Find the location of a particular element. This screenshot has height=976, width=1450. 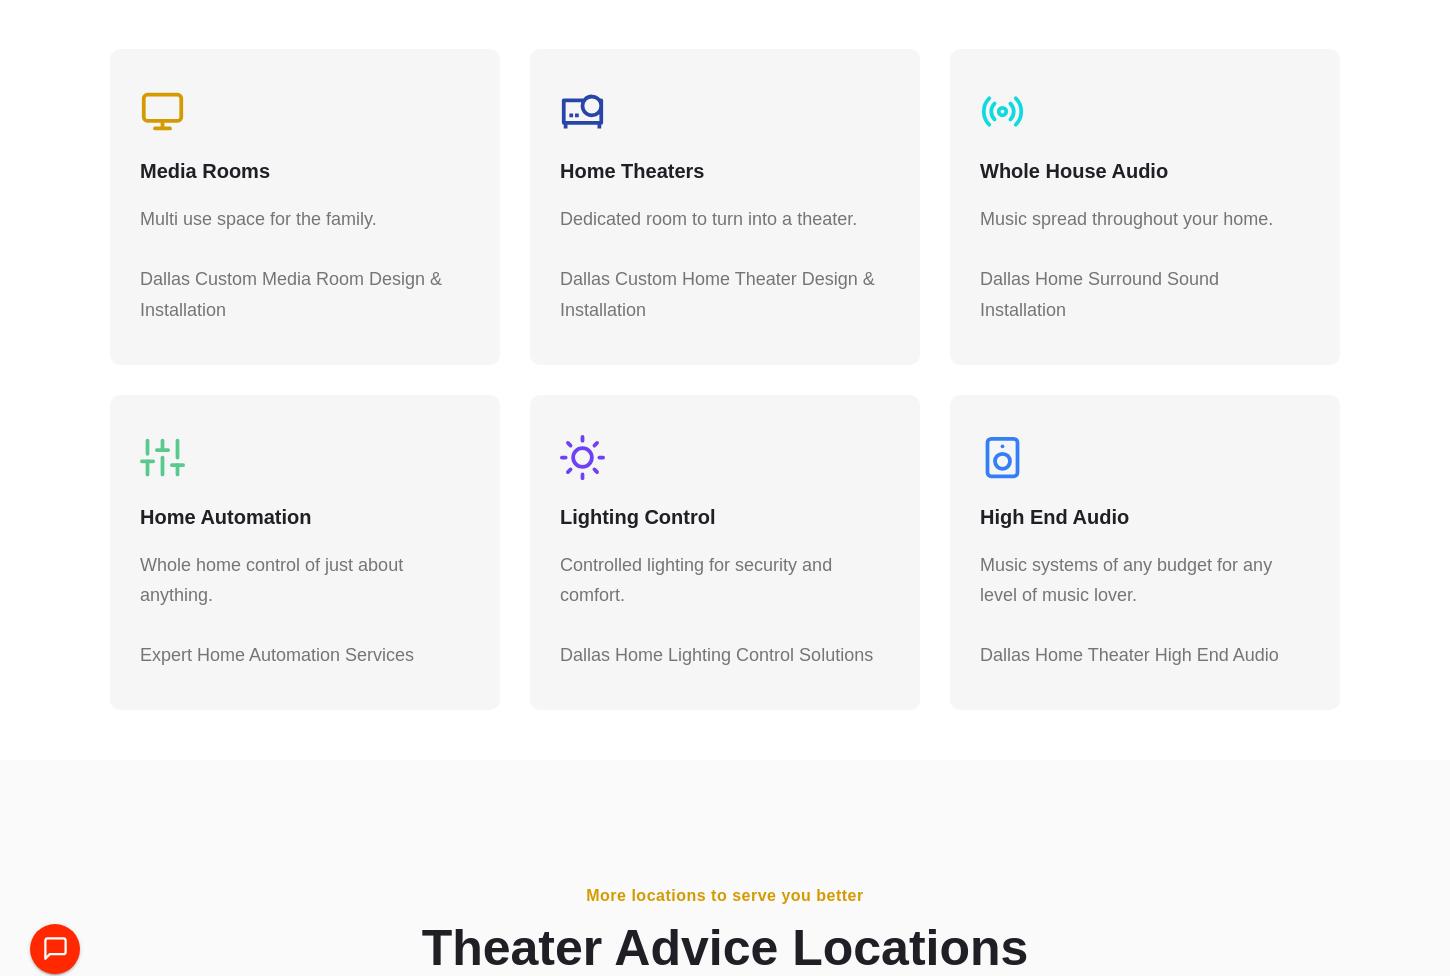

'Media Rooms' is located at coordinates (204, 180).